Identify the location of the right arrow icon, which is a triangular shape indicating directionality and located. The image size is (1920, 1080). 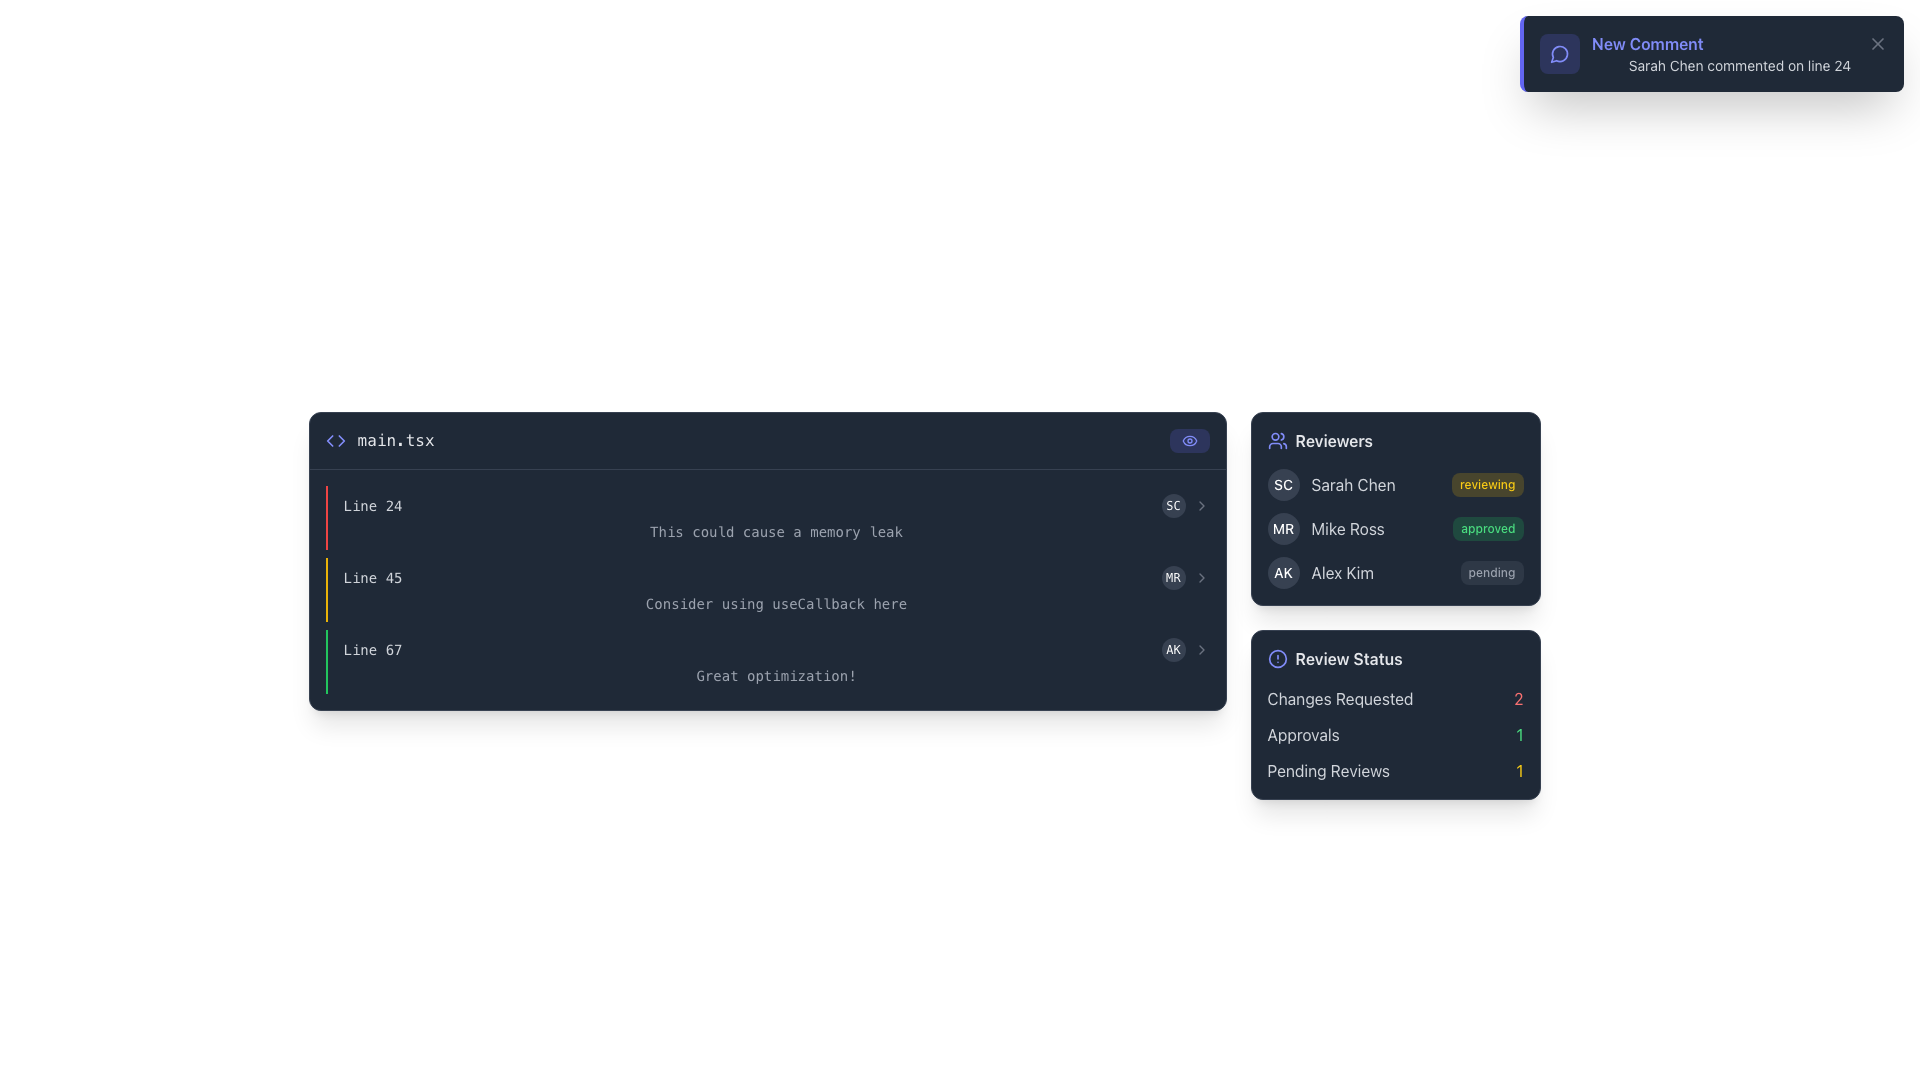
(341, 439).